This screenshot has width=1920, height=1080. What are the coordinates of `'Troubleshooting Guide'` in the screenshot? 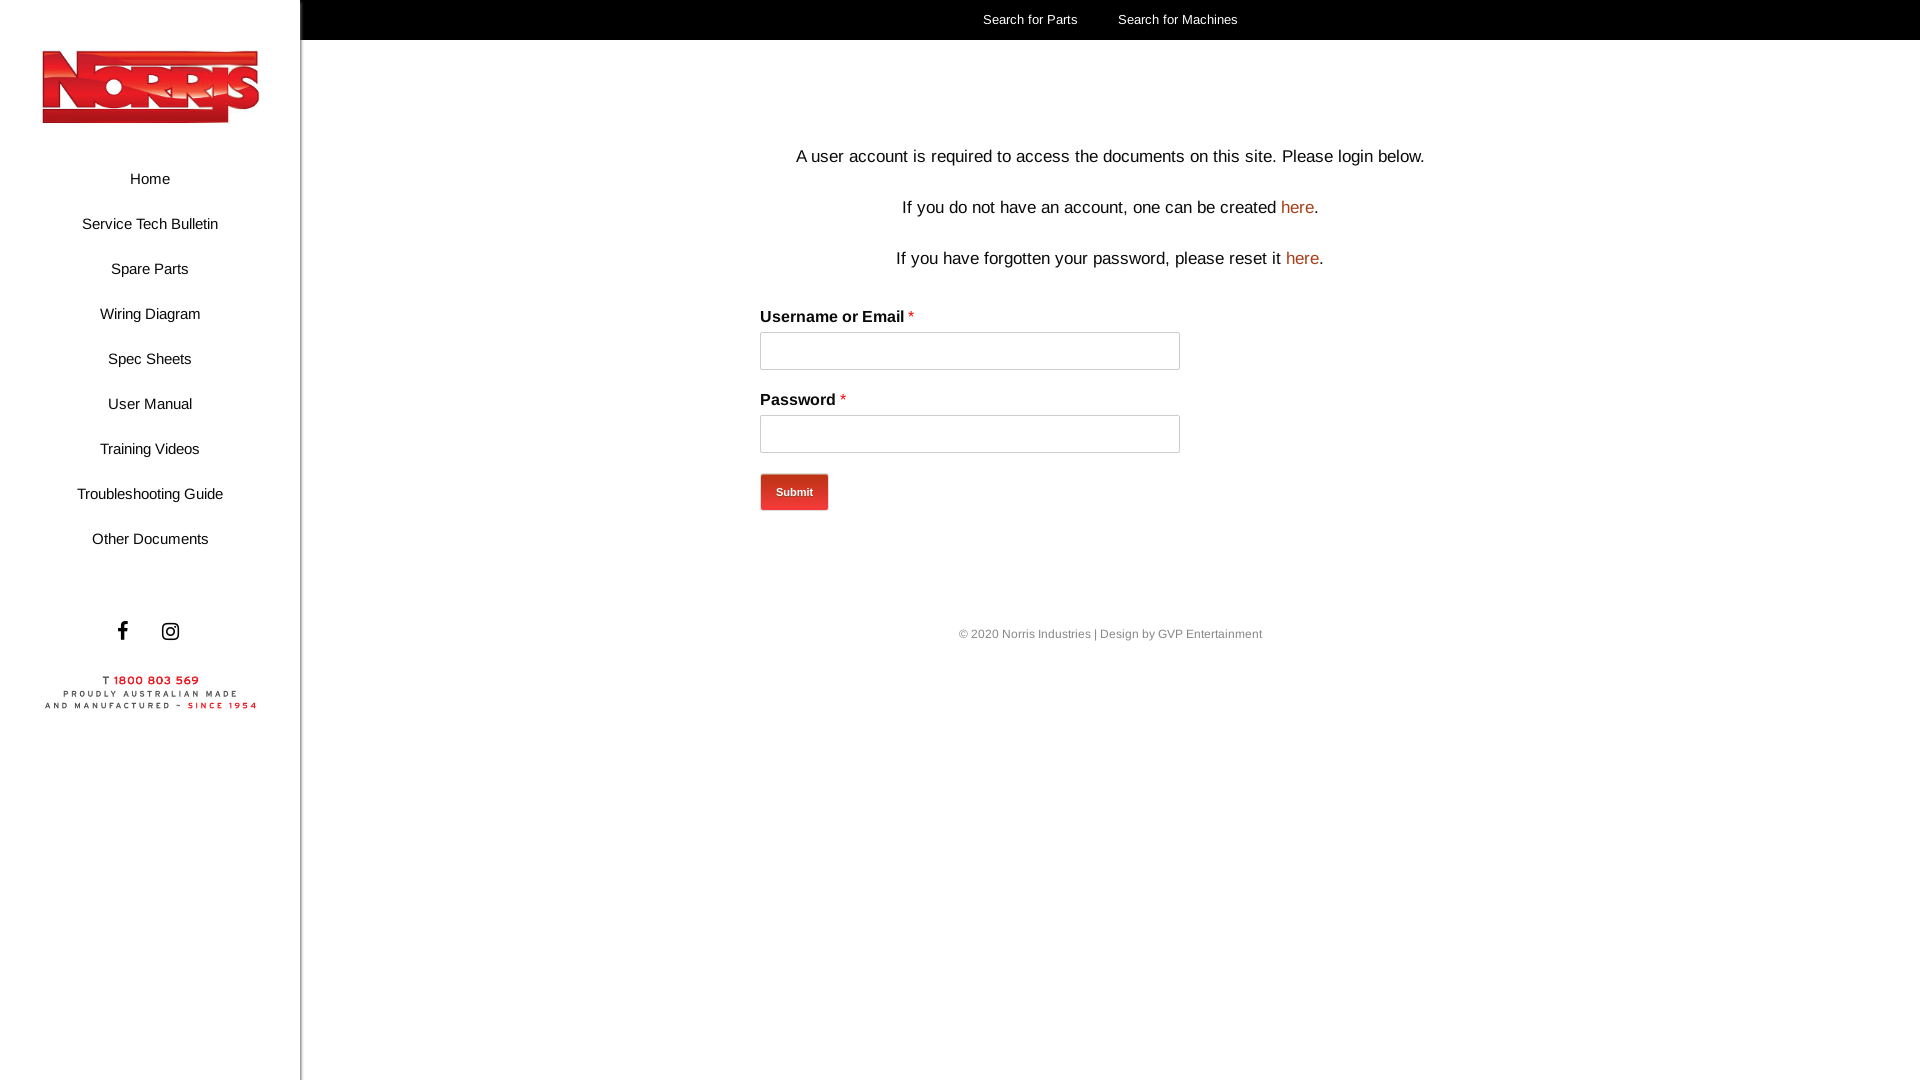 It's located at (148, 493).